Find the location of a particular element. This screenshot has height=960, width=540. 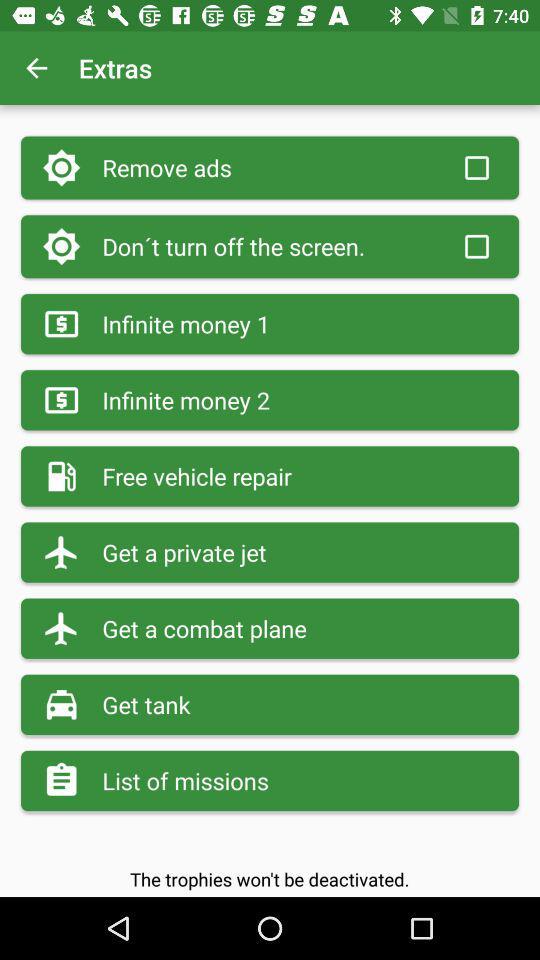

the icon next to the extras item is located at coordinates (36, 68).